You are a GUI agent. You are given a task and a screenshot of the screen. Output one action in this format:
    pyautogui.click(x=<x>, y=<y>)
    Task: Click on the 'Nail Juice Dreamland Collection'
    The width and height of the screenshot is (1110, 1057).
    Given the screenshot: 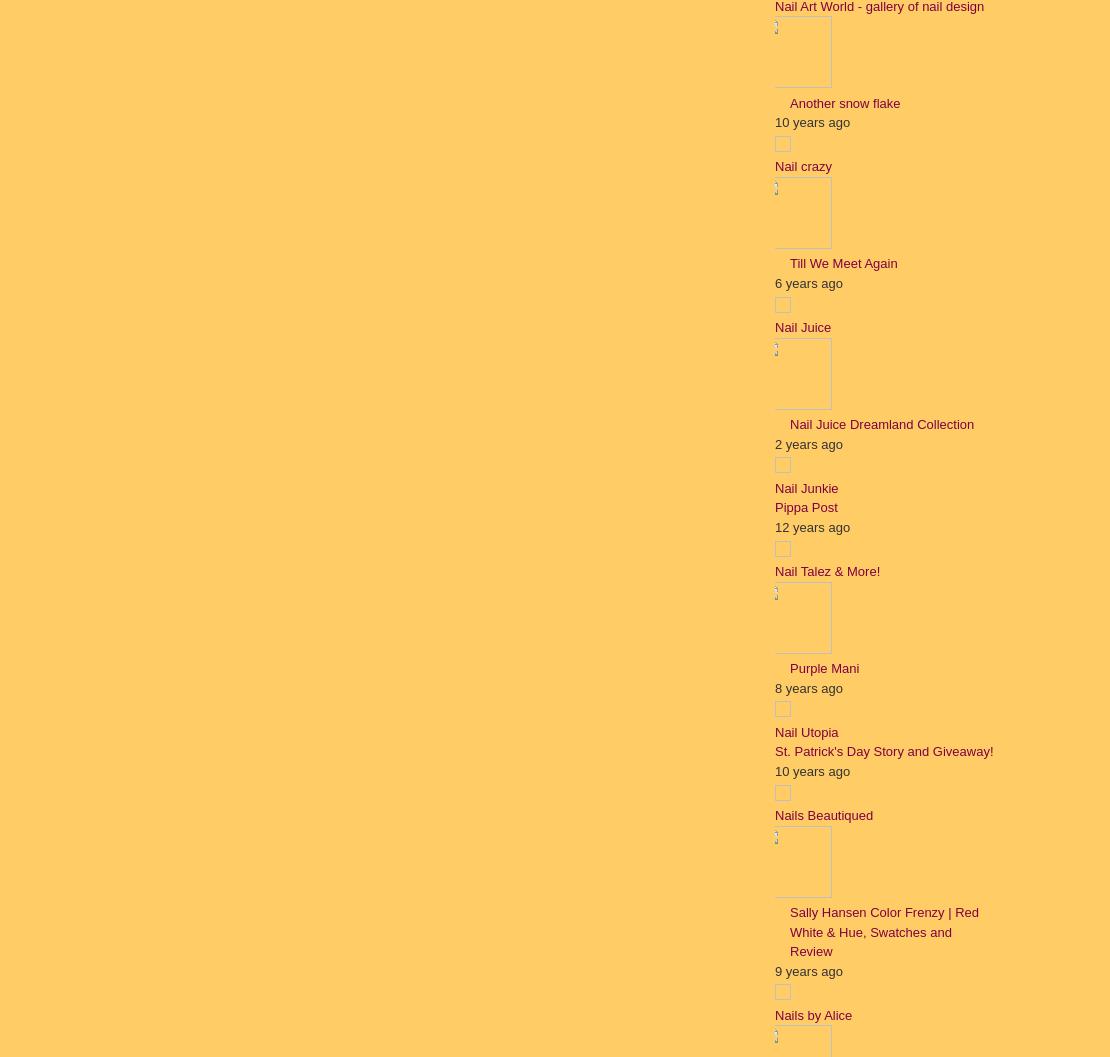 What is the action you would take?
    pyautogui.click(x=881, y=423)
    